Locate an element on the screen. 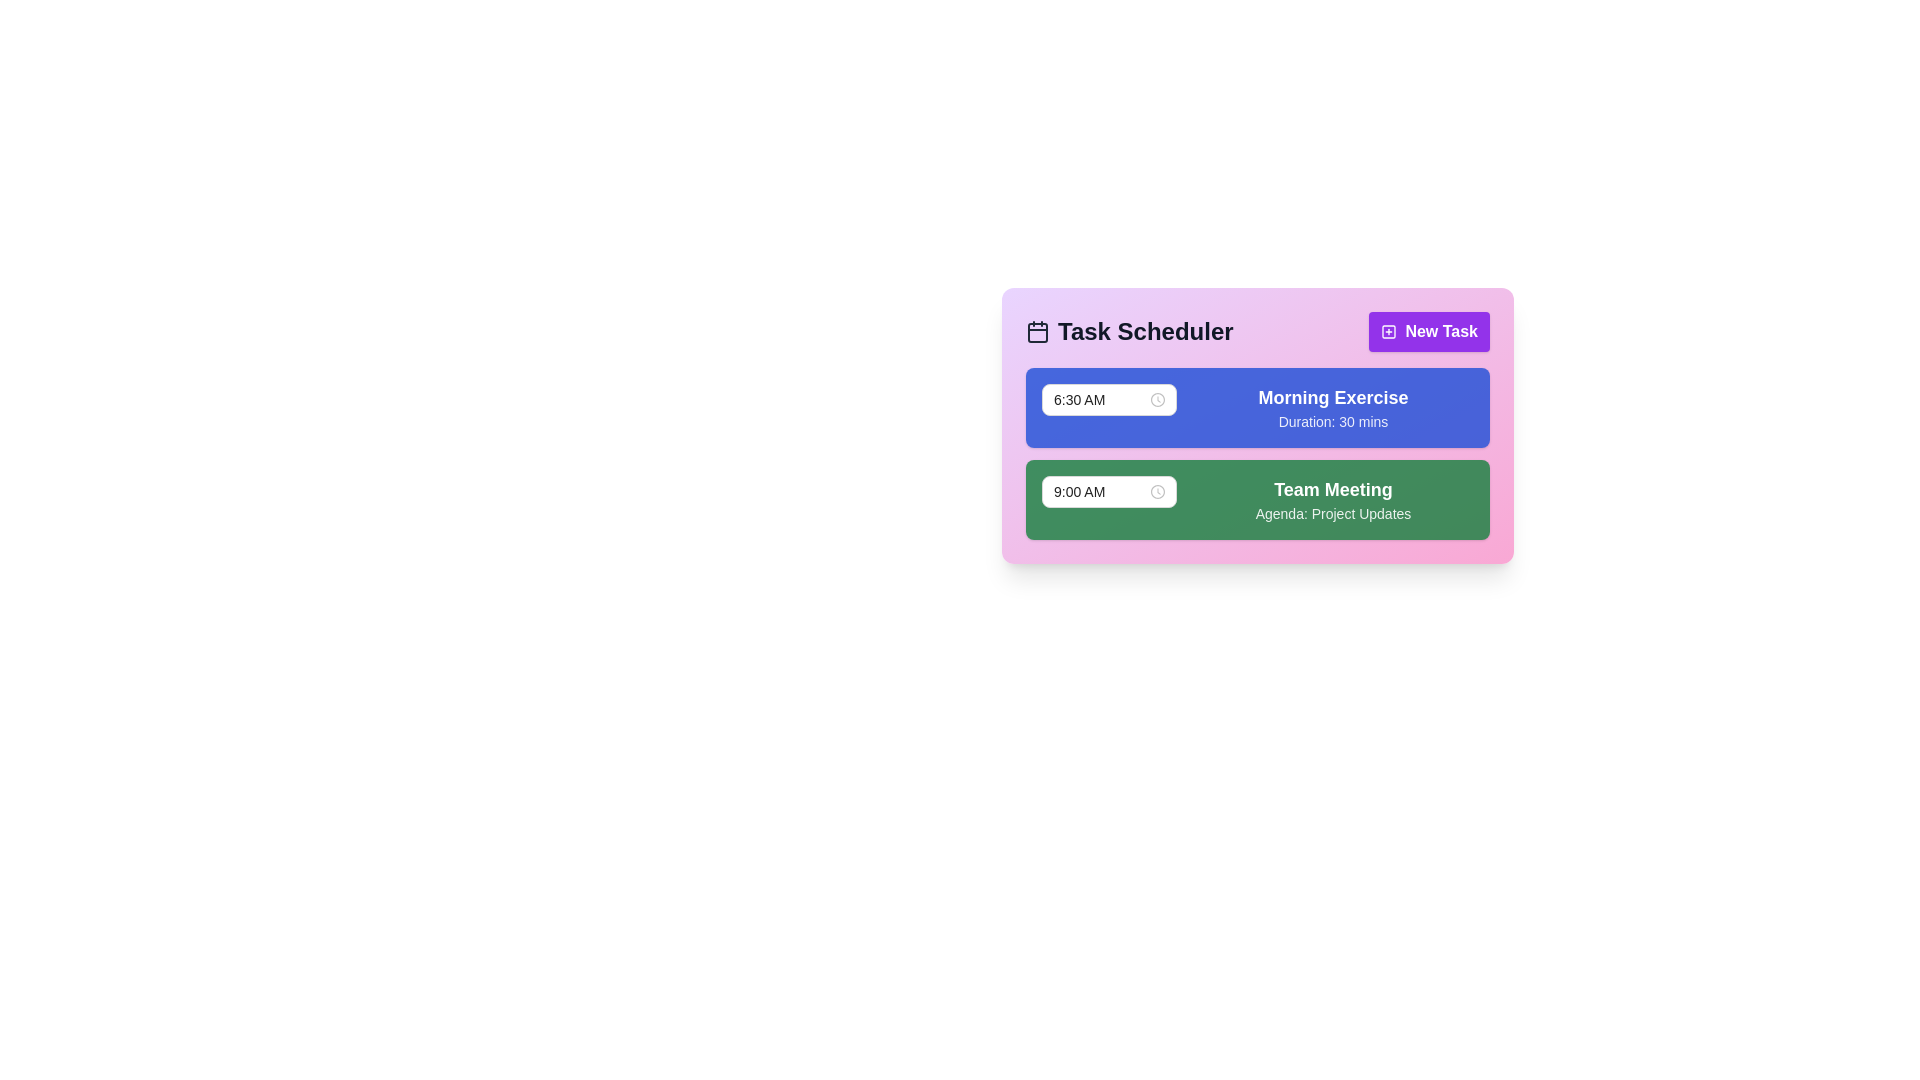 The height and width of the screenshot is (1080, 1920). the small clock icon located at the right end of the time selection input field labeled '6:30 AM' within the task card for 'Morning Exercise.' is located at coordinates (1157, 400).